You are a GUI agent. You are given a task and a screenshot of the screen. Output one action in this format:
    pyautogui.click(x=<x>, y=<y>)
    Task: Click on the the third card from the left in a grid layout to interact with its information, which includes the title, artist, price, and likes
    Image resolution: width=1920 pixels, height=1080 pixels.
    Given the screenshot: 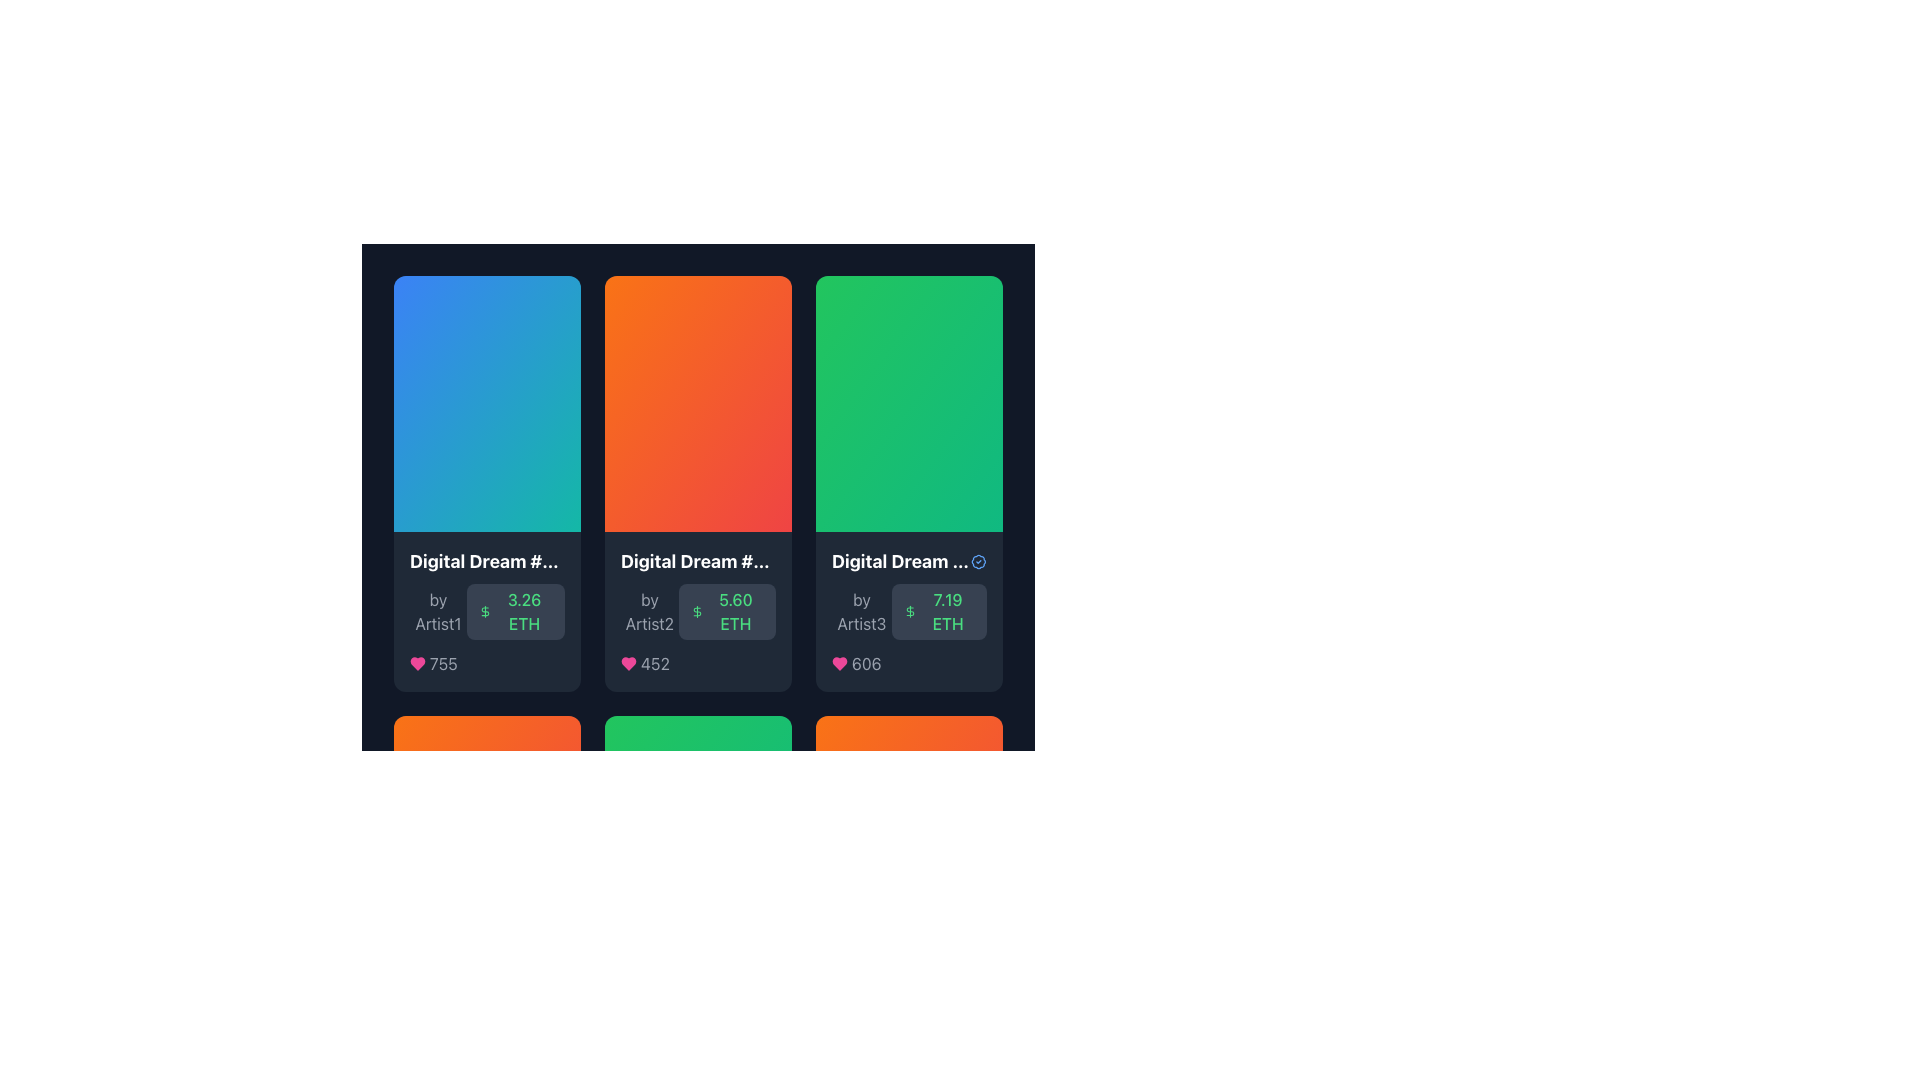 What is the action you would take?
    pyautogui.click(x=908, y=483)
    